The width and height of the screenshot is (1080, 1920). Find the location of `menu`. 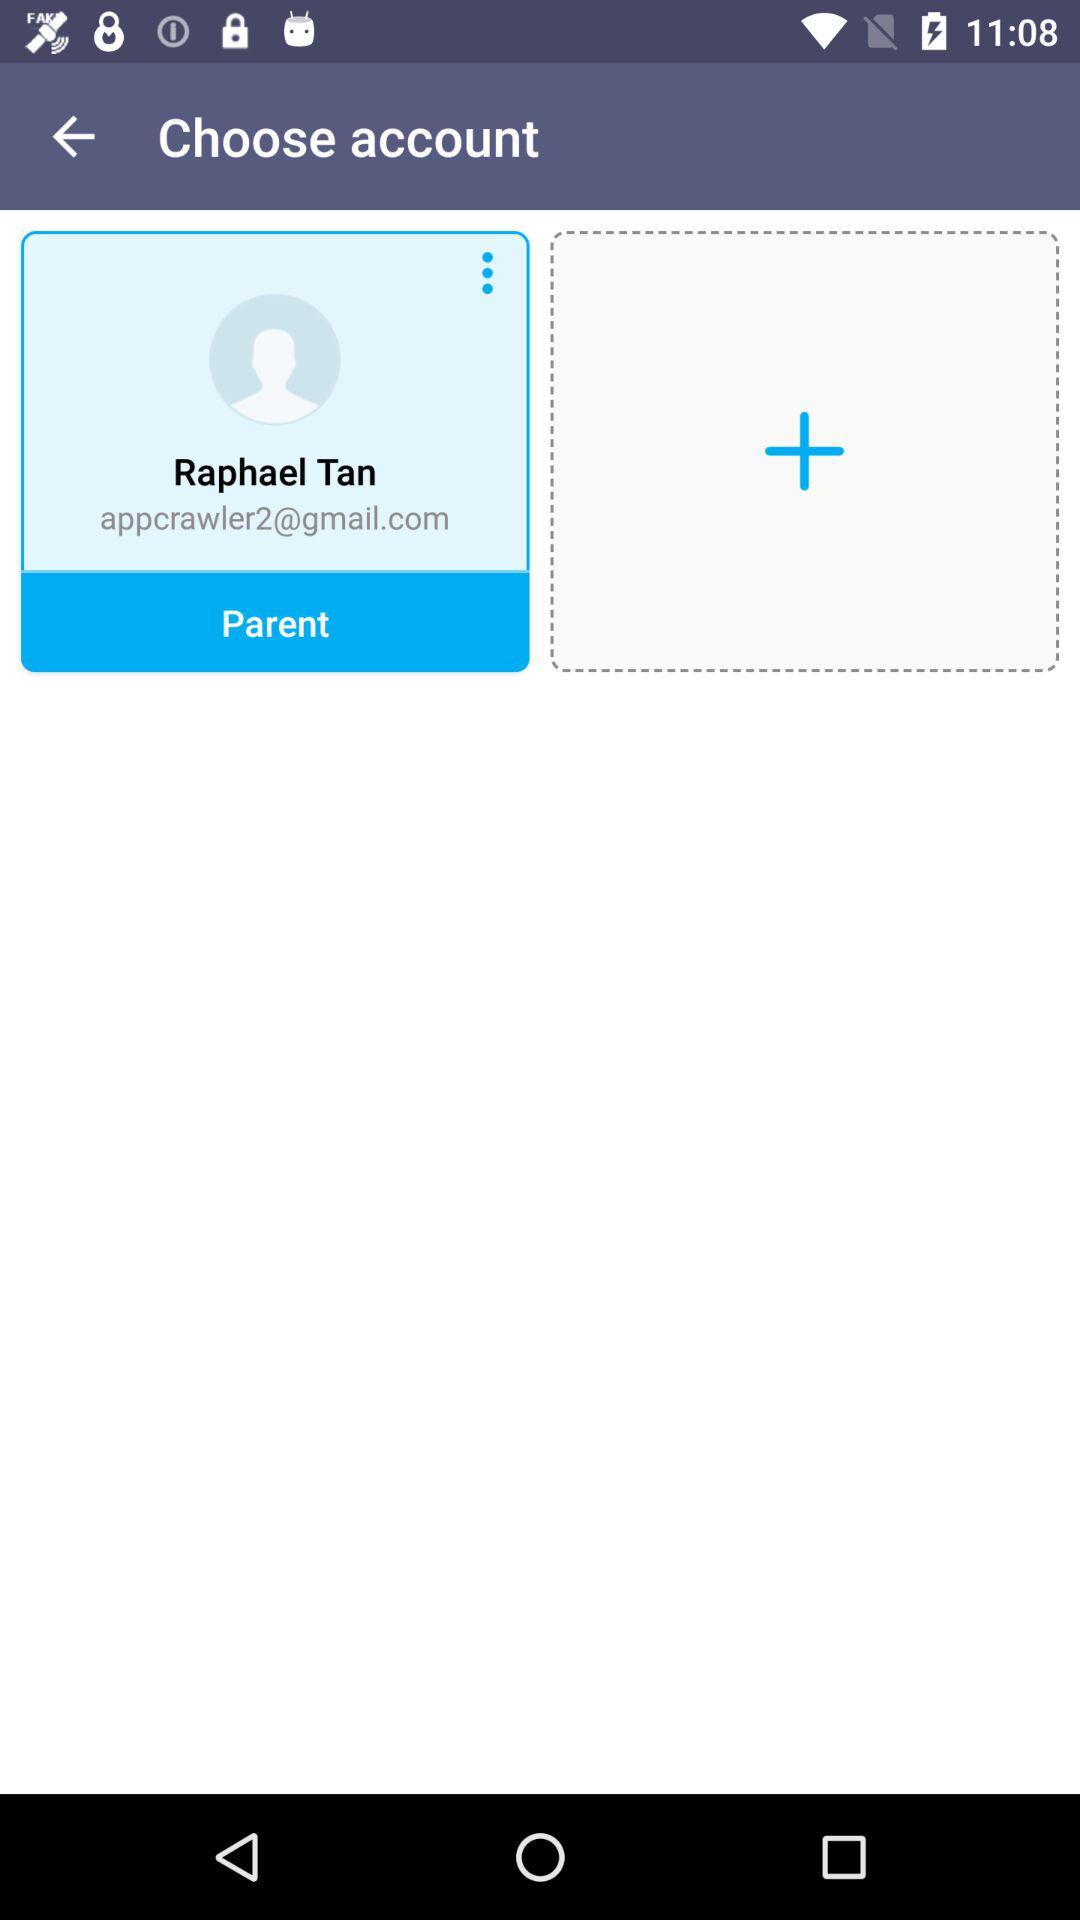

menu is located at coordinates (487, 272).